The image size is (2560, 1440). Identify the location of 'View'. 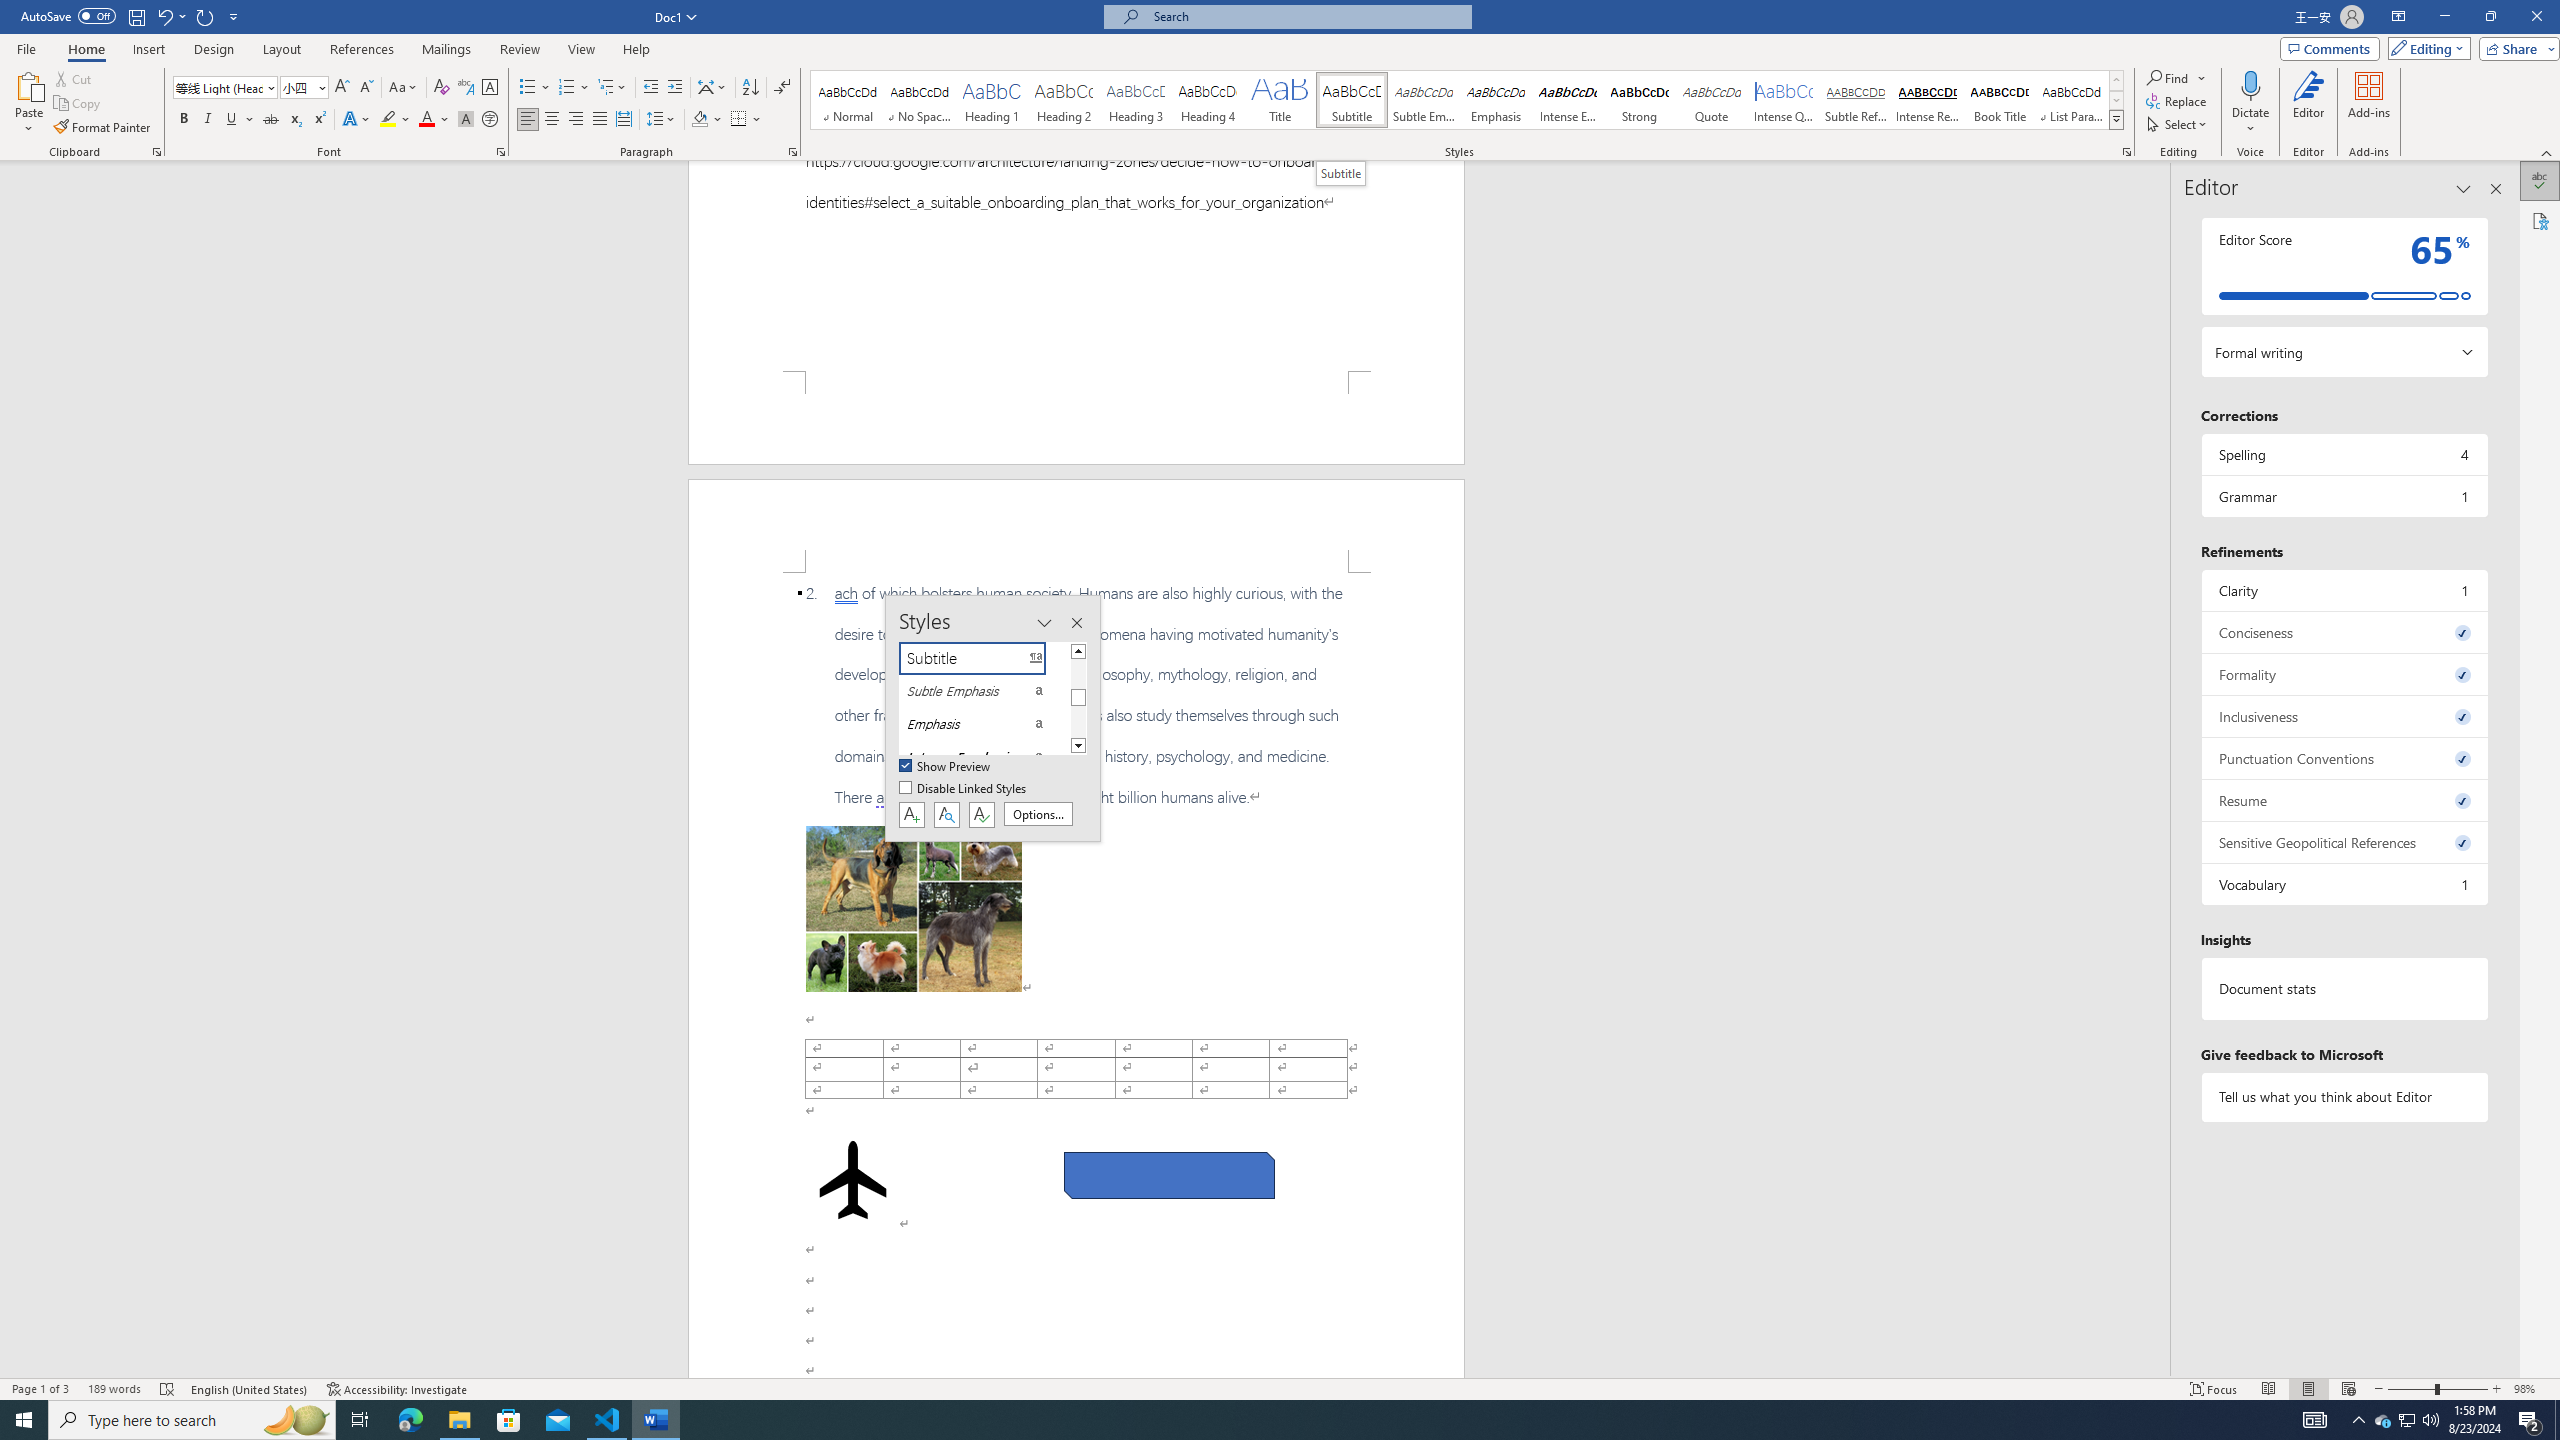
(582, 49).